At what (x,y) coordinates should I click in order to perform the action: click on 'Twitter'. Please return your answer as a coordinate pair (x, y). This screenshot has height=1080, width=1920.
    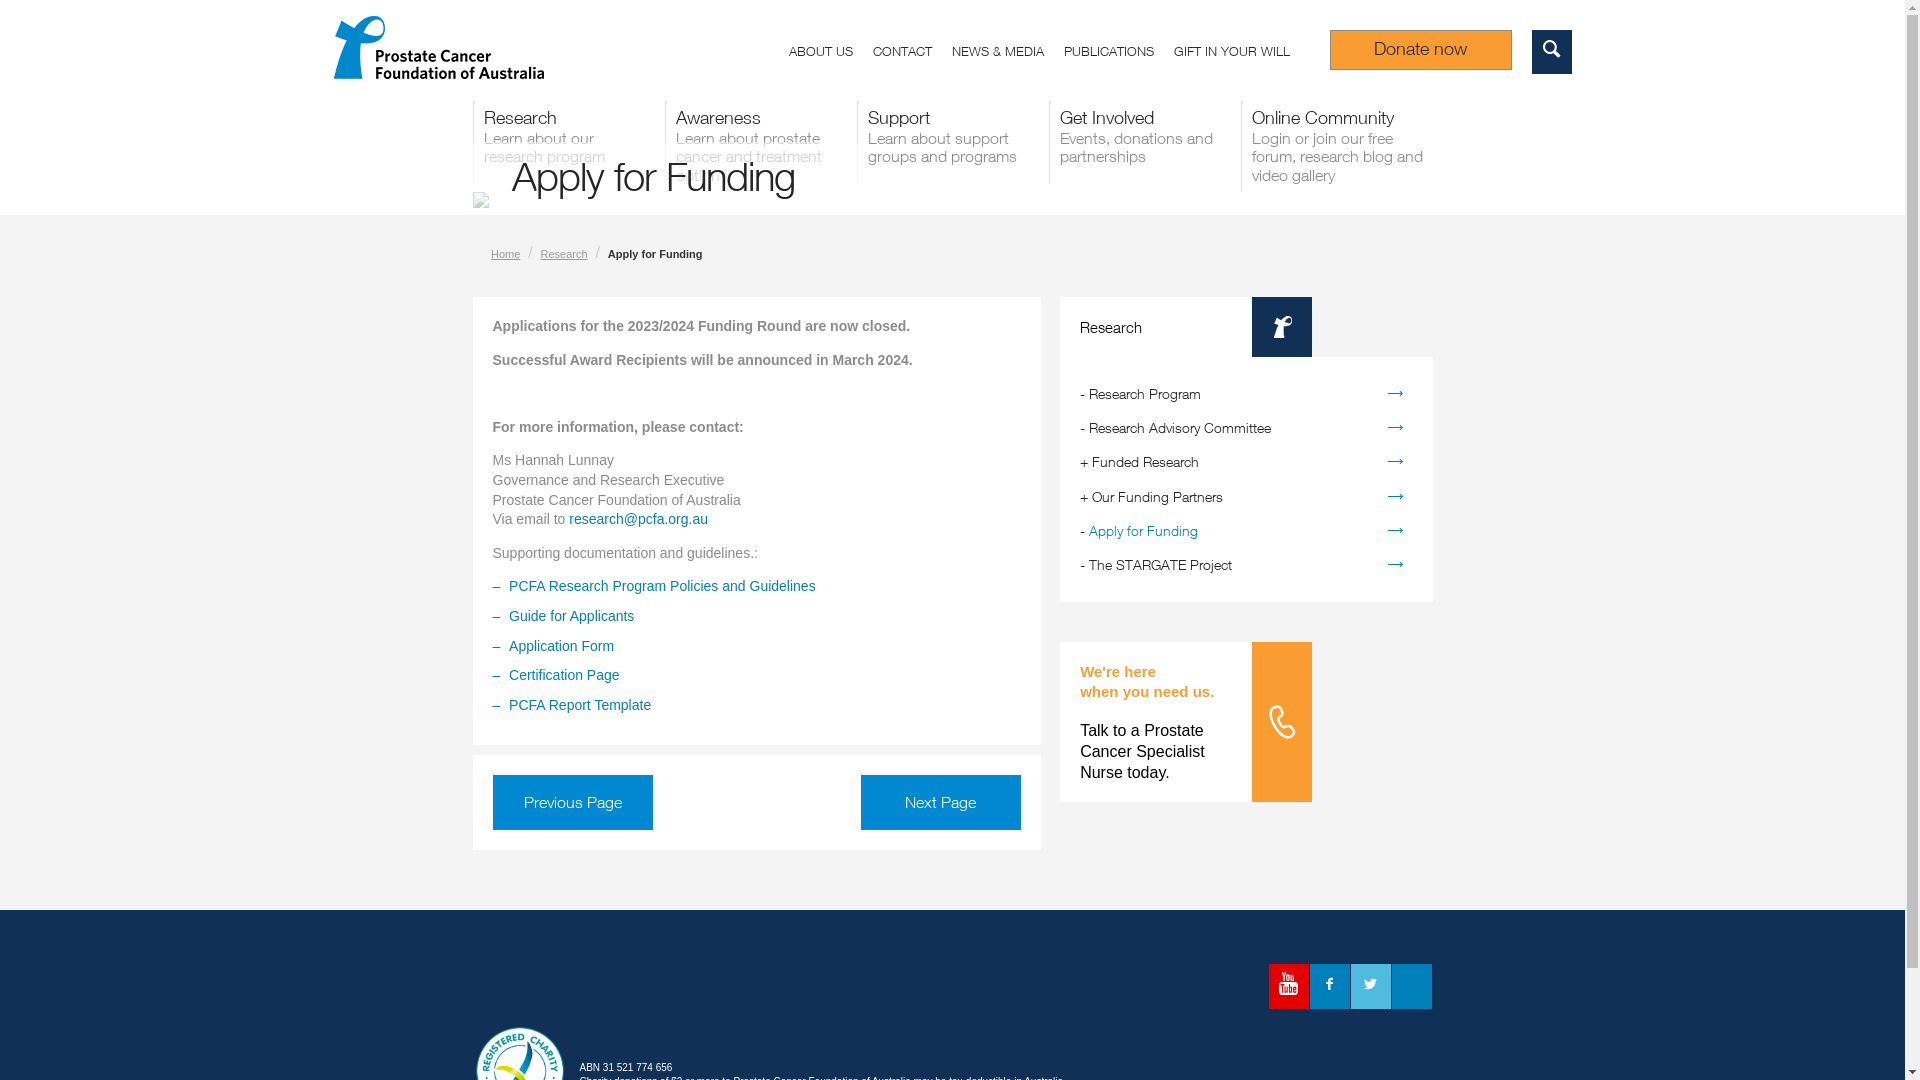
    Looking at the image, I should click on (1368, 985).